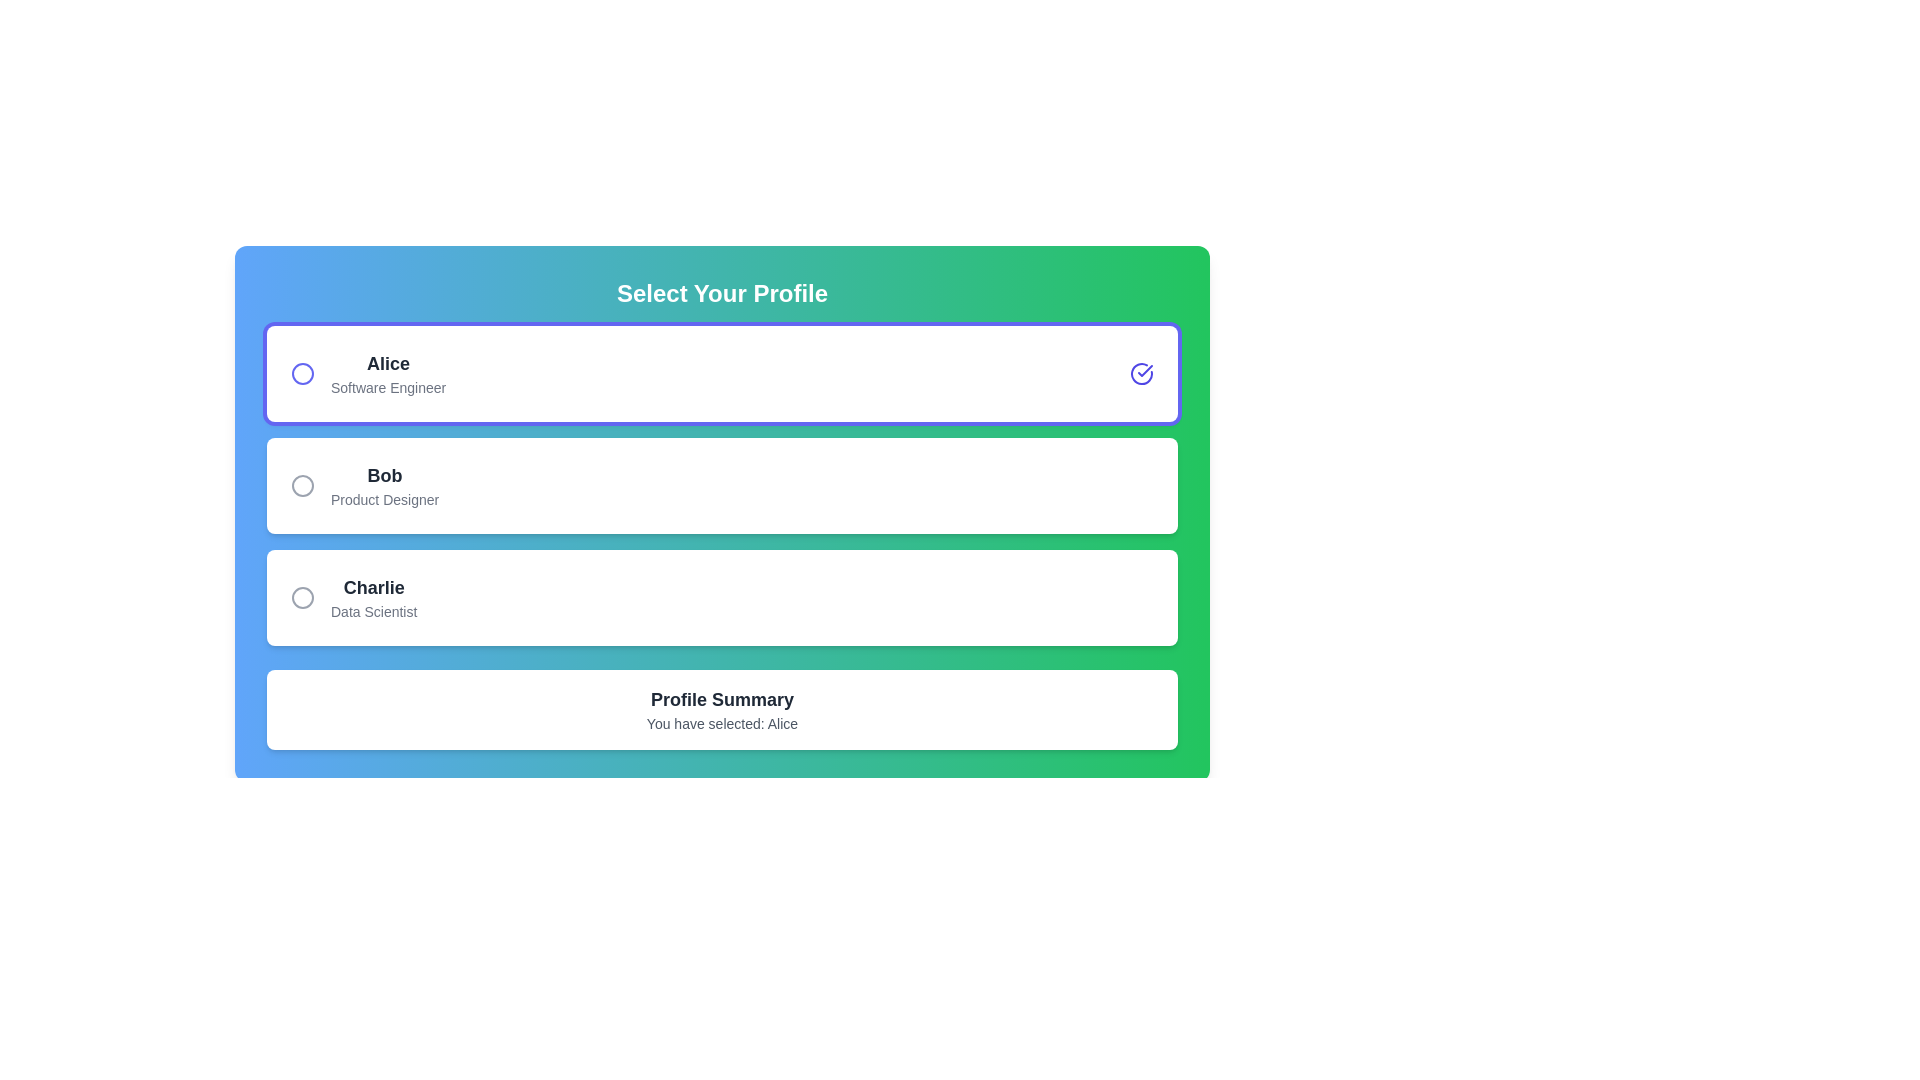  What do you see at coordinates (721, 486) in the screenshot?
I see `the selectable profile item representing 'Bob', a Product Designer` at bounding box center [721, 486].